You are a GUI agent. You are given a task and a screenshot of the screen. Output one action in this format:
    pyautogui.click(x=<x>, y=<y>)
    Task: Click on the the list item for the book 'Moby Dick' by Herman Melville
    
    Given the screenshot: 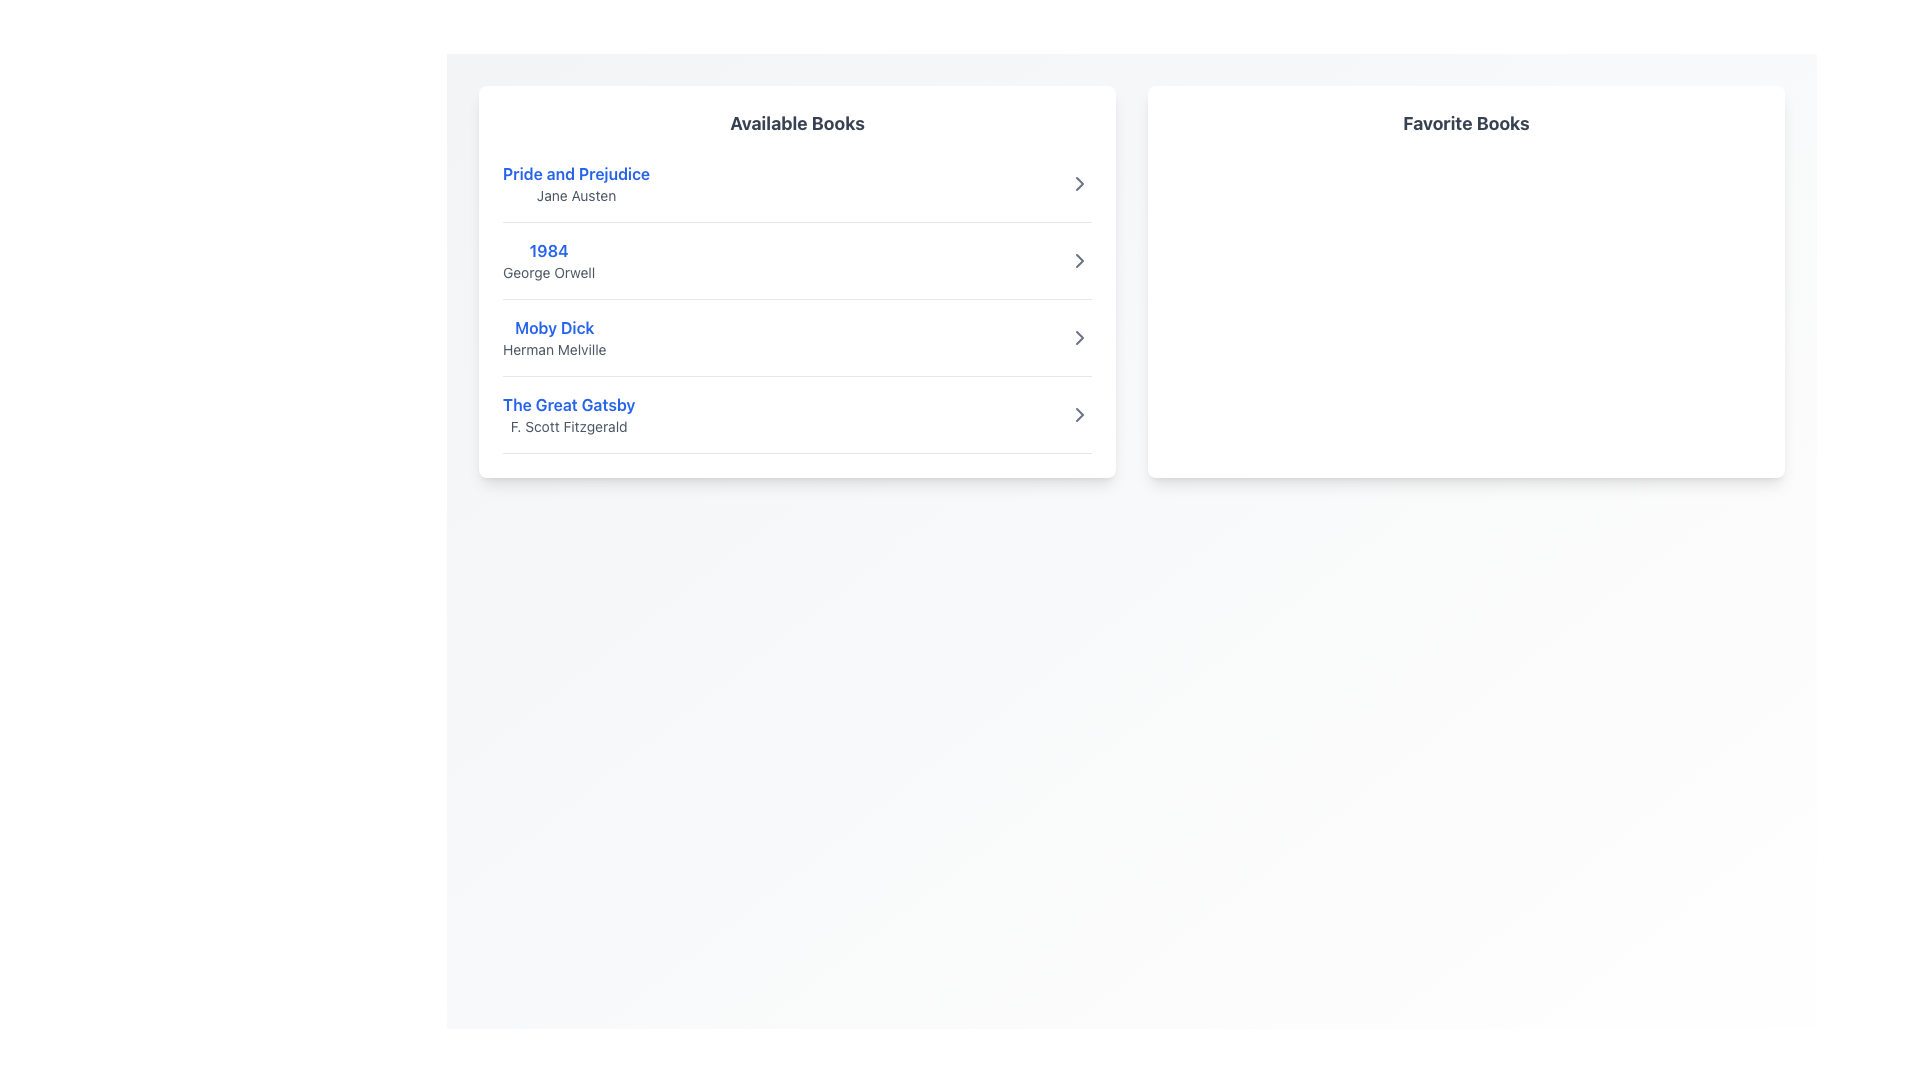 What is the action you would take?
    pyautogui.click(x=796, y=345)
    